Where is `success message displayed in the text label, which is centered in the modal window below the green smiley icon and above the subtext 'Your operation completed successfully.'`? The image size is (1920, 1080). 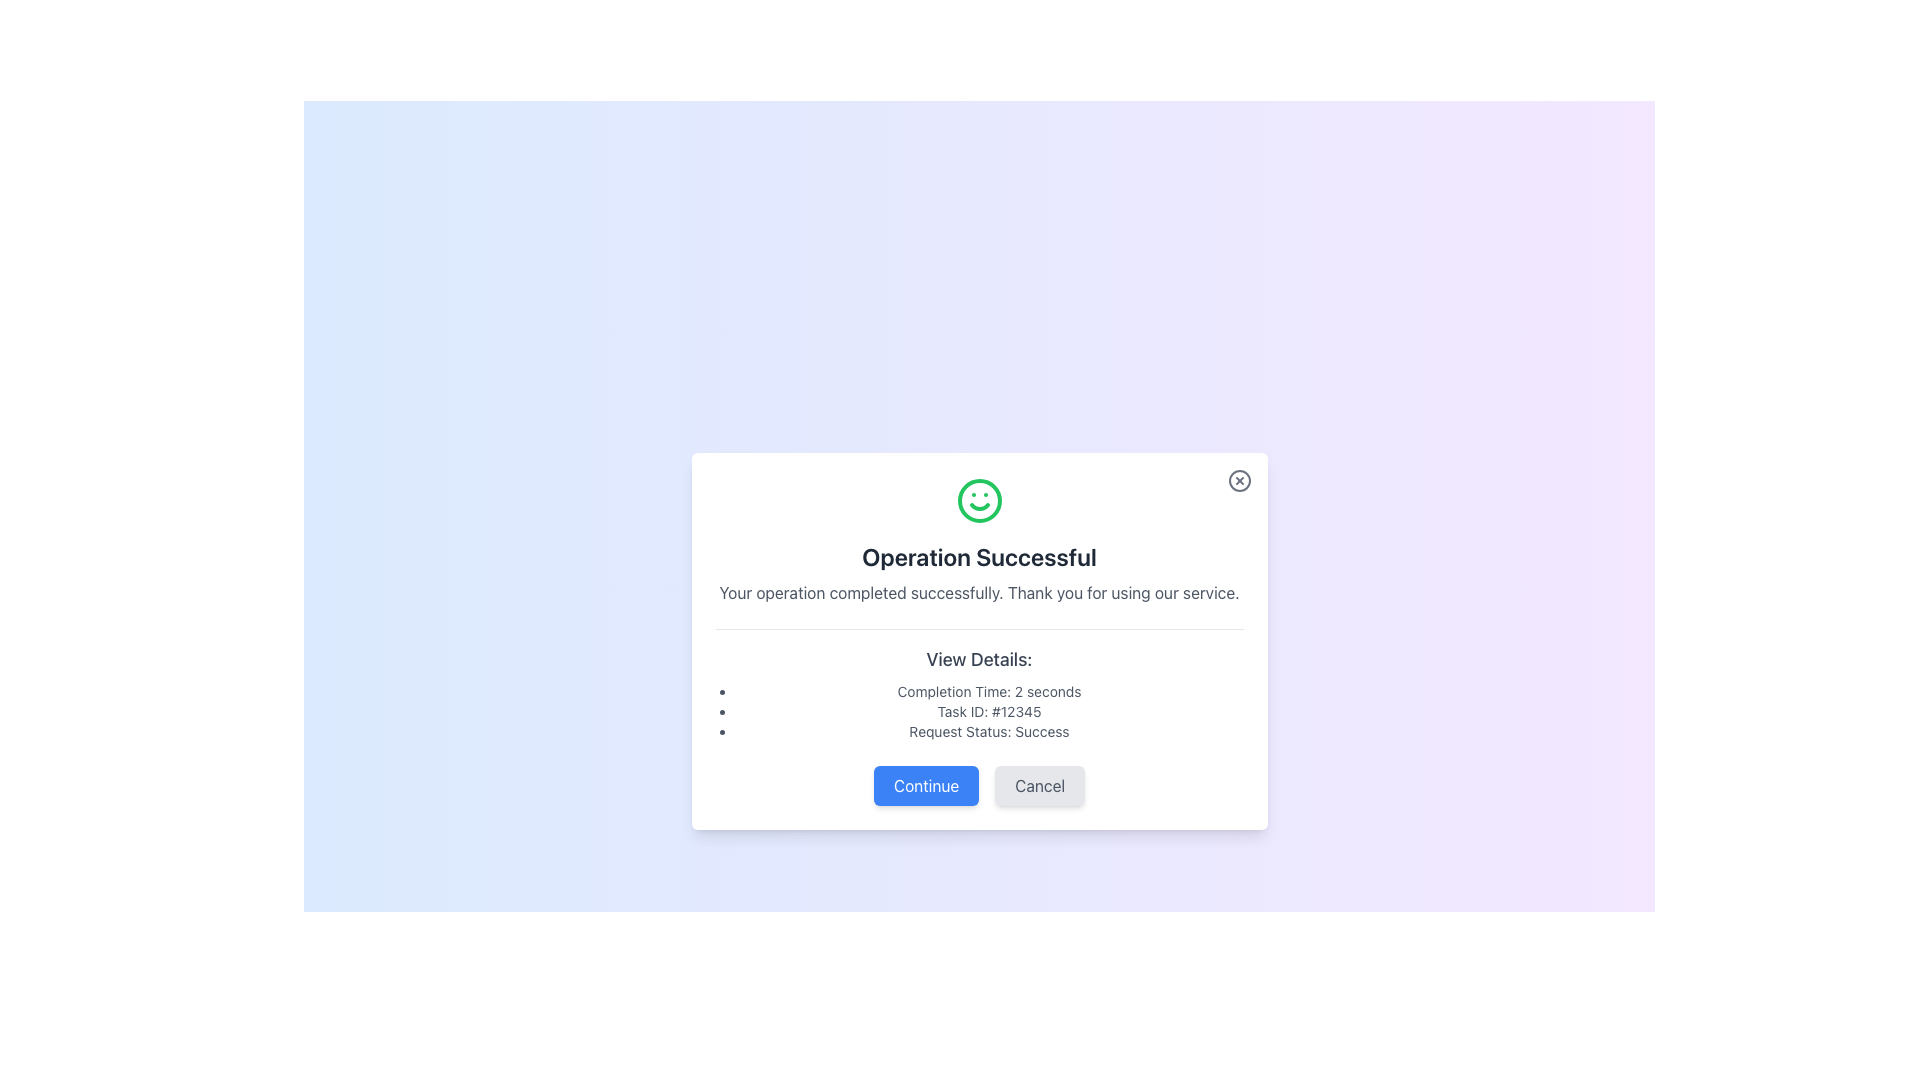 success message displayed in the text label, which is centered in the modal window below the green smiley icon and above the subtext 'Your operation completed successfully.' is located at coordinates (979, 556).